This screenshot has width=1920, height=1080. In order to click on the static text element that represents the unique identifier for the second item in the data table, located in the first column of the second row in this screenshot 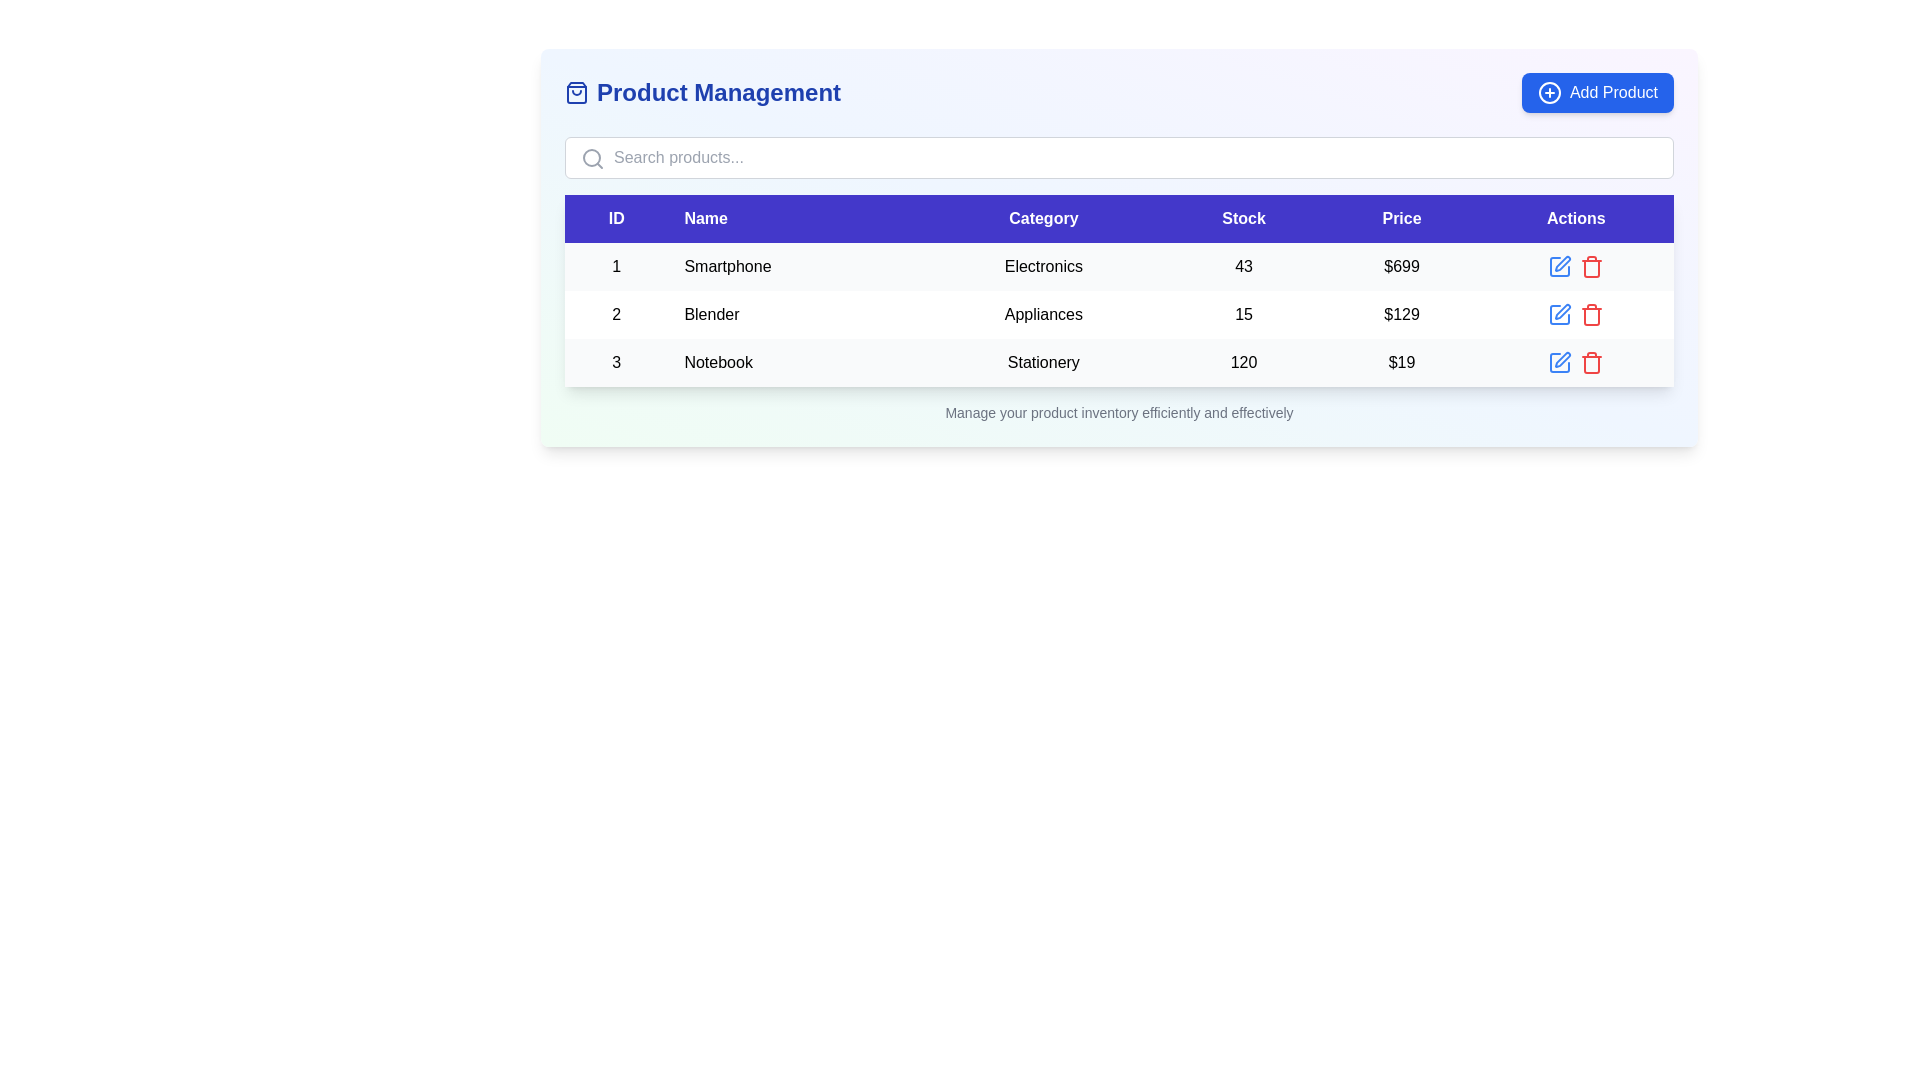, I will do `click(615, 315)`.